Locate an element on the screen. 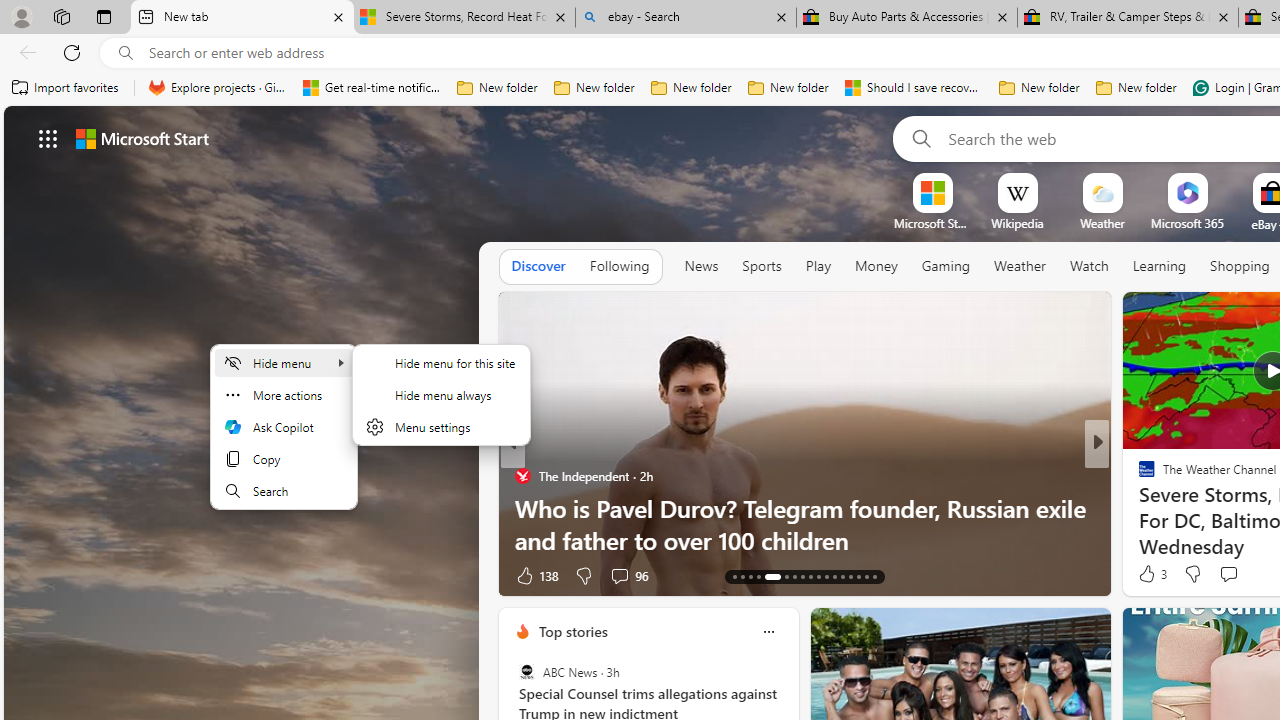  'AutomationID: tab-24' is located at coordinates (833, 577).